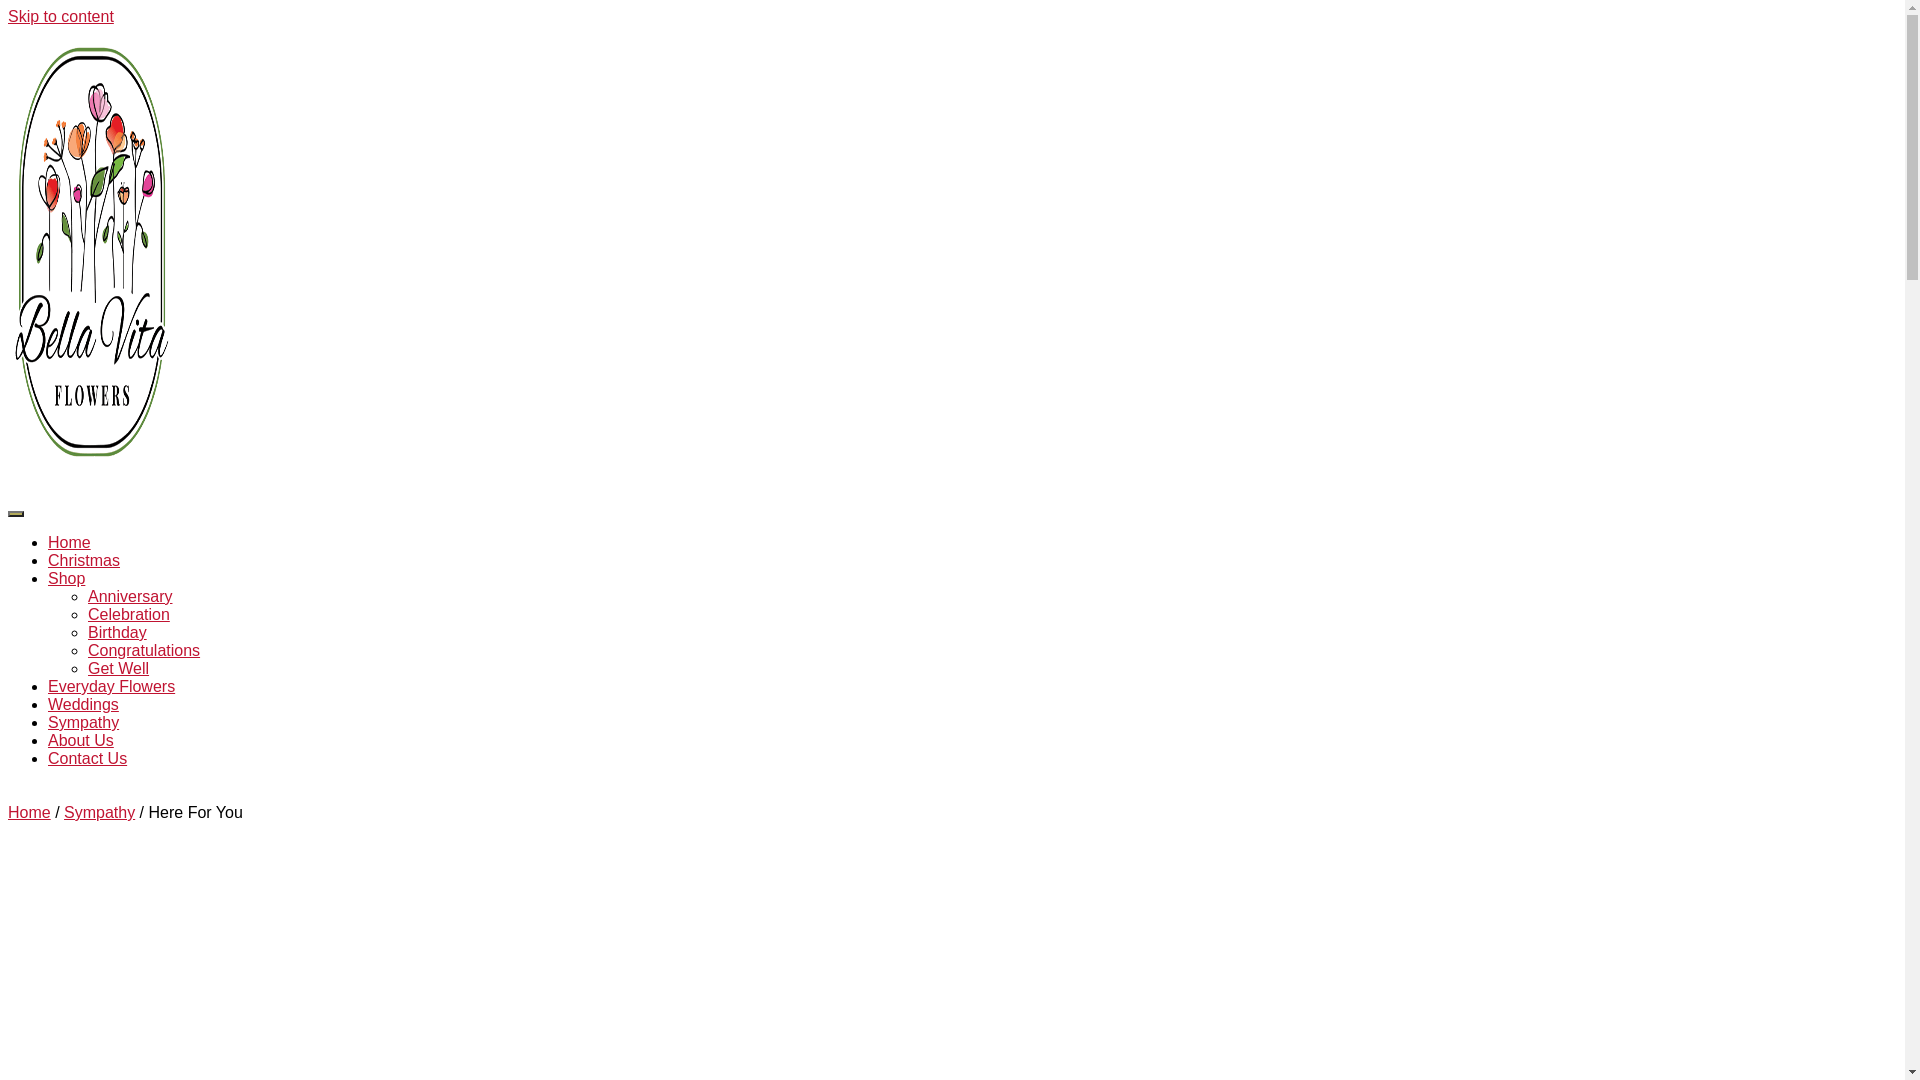  I want to click on 'Home', so click(69, 542).